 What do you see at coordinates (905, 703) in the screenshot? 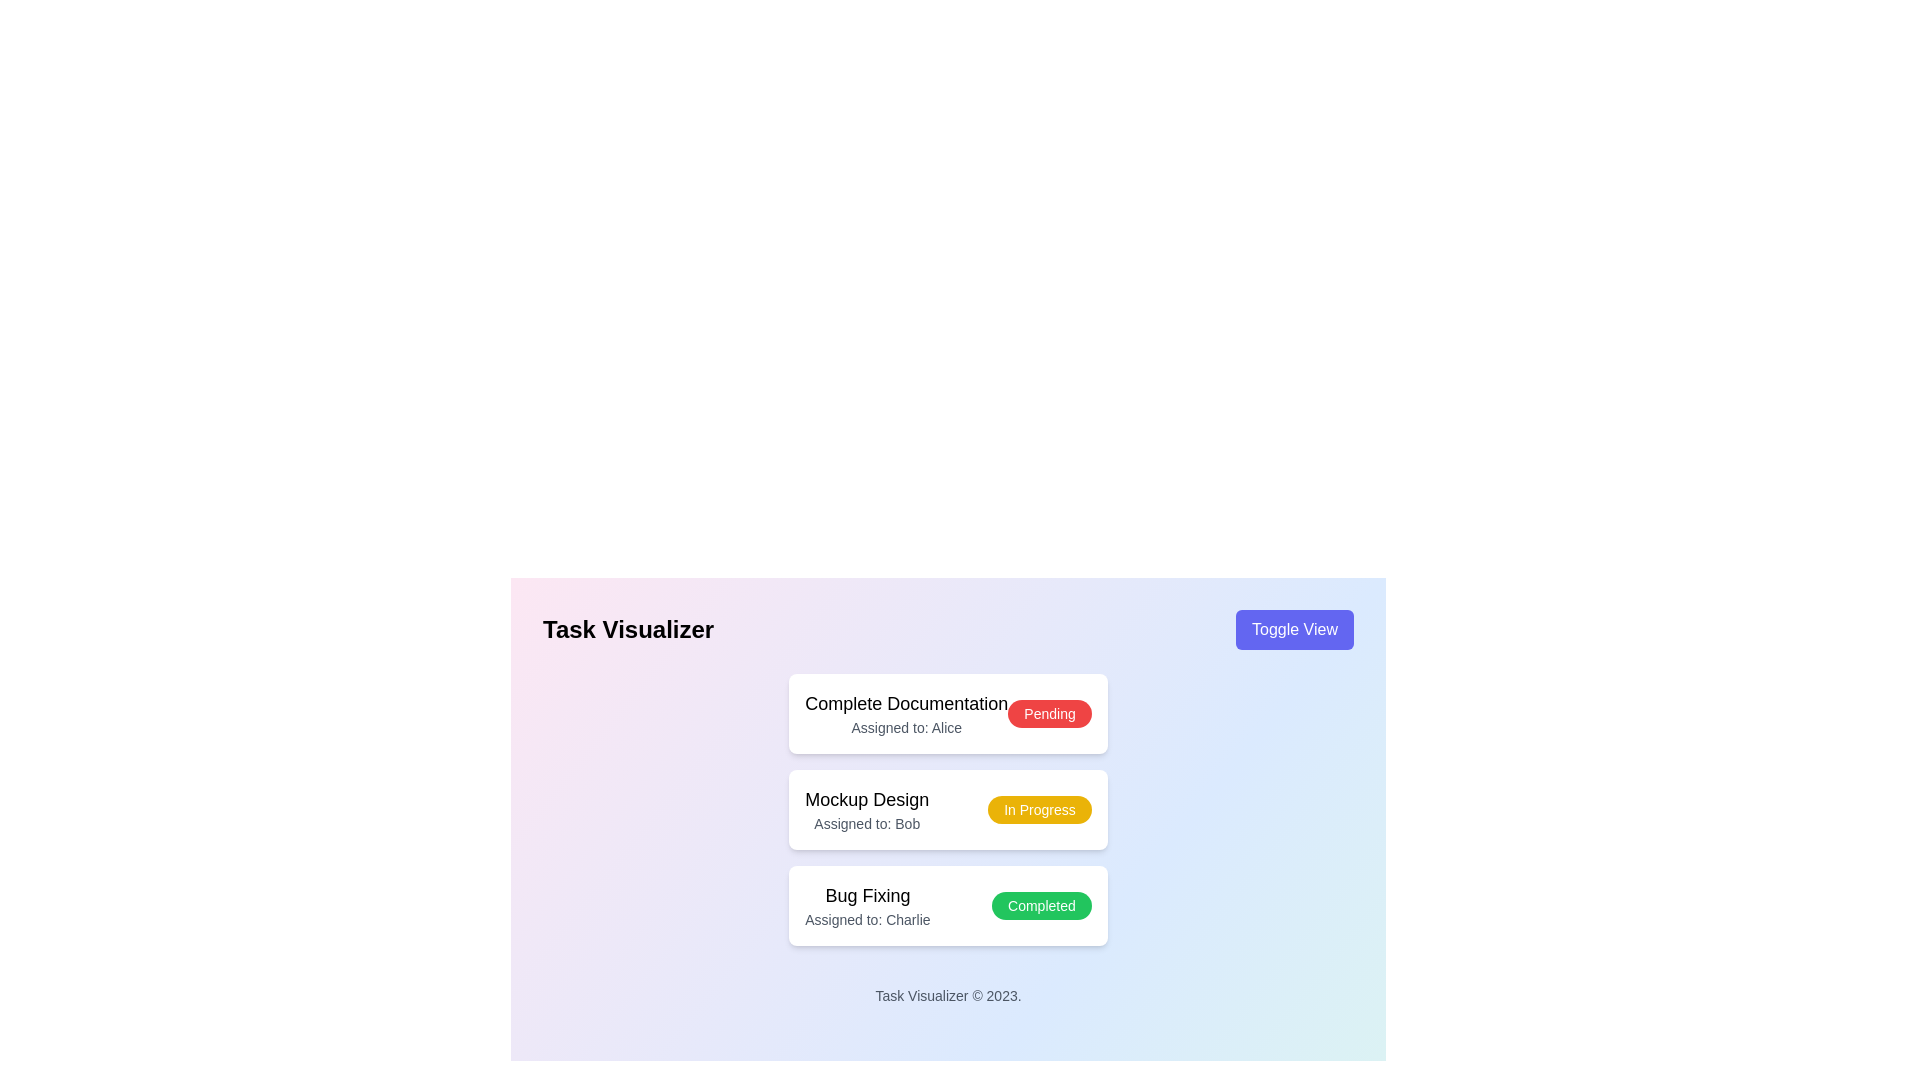
I see `the Text Label that serves as the title of a task or item, positioned above the 'Assigned to: Alice' text and adjacent to the 'Pending' status label` at bounding box center [905, 703].